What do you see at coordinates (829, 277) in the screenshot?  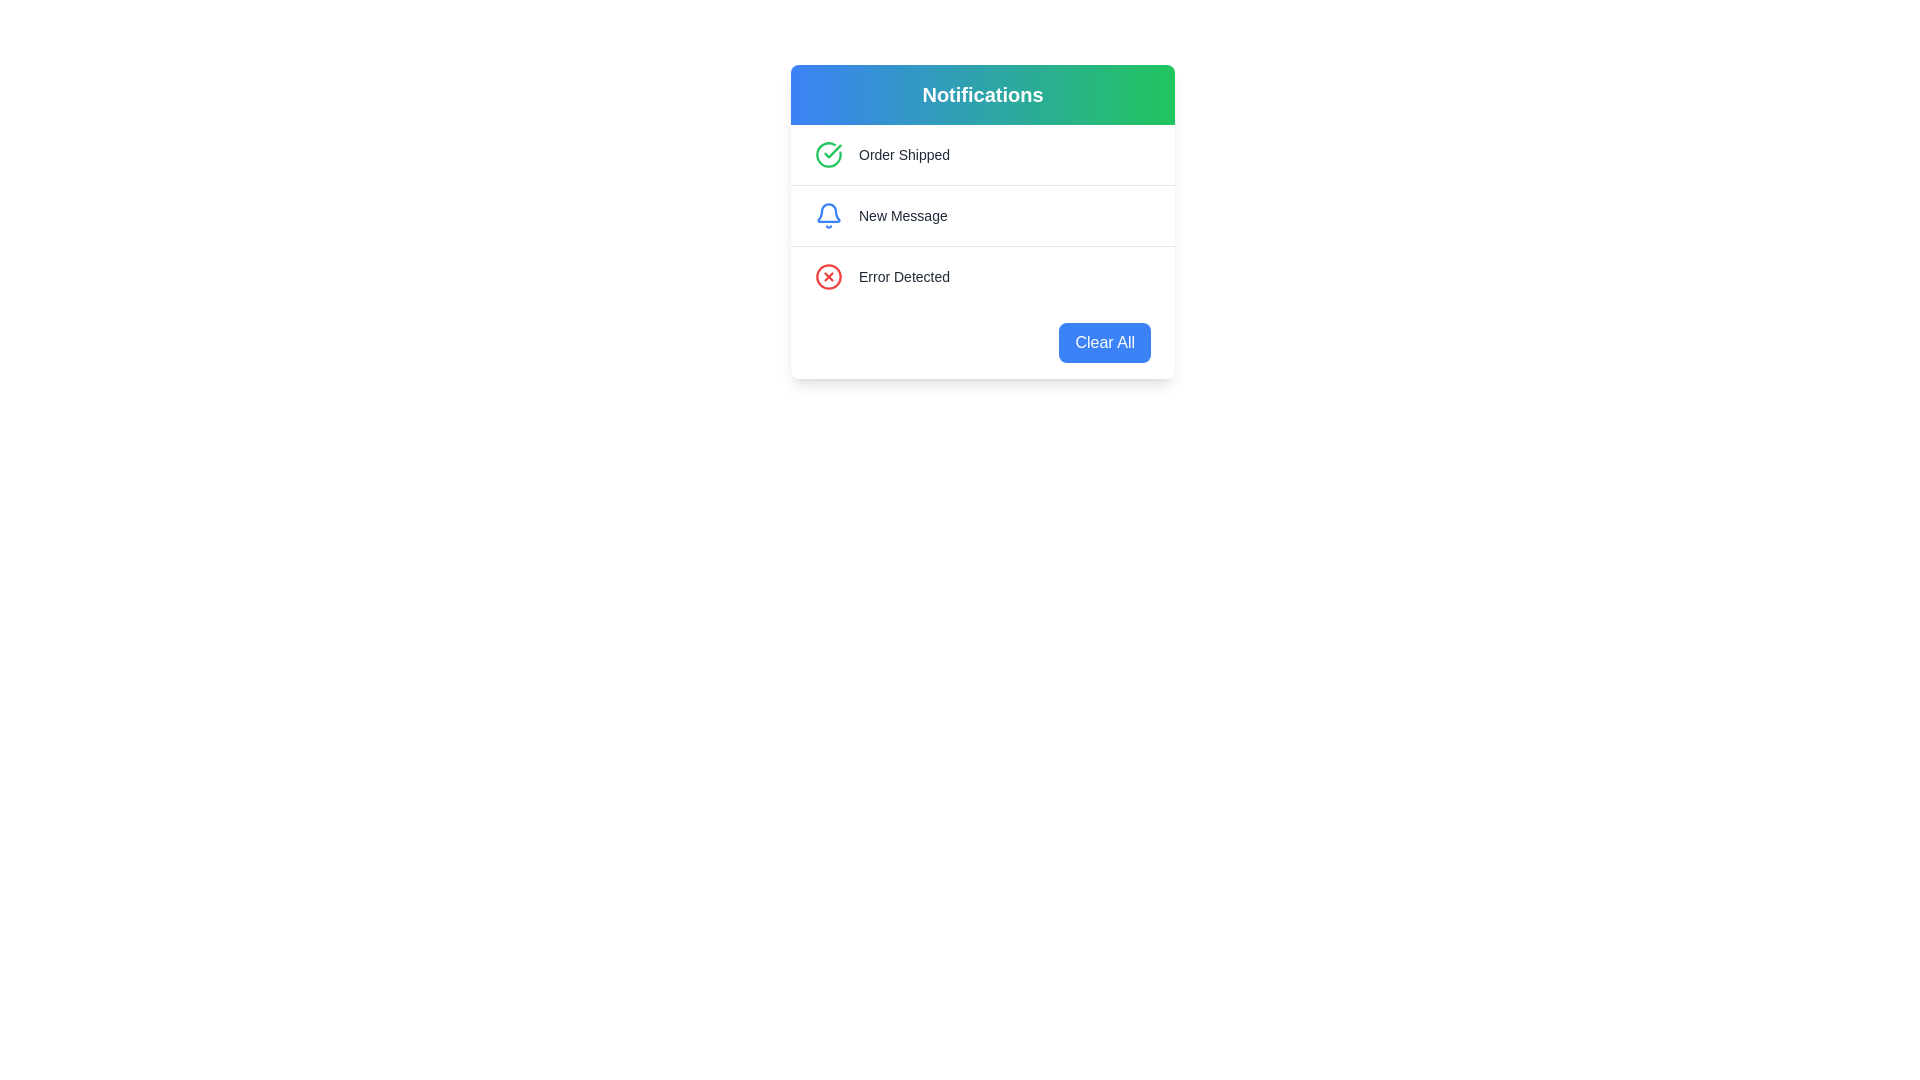 I see `the error icon located to the left of the 'Error Detected' notification` at bounding box center [829, 277].